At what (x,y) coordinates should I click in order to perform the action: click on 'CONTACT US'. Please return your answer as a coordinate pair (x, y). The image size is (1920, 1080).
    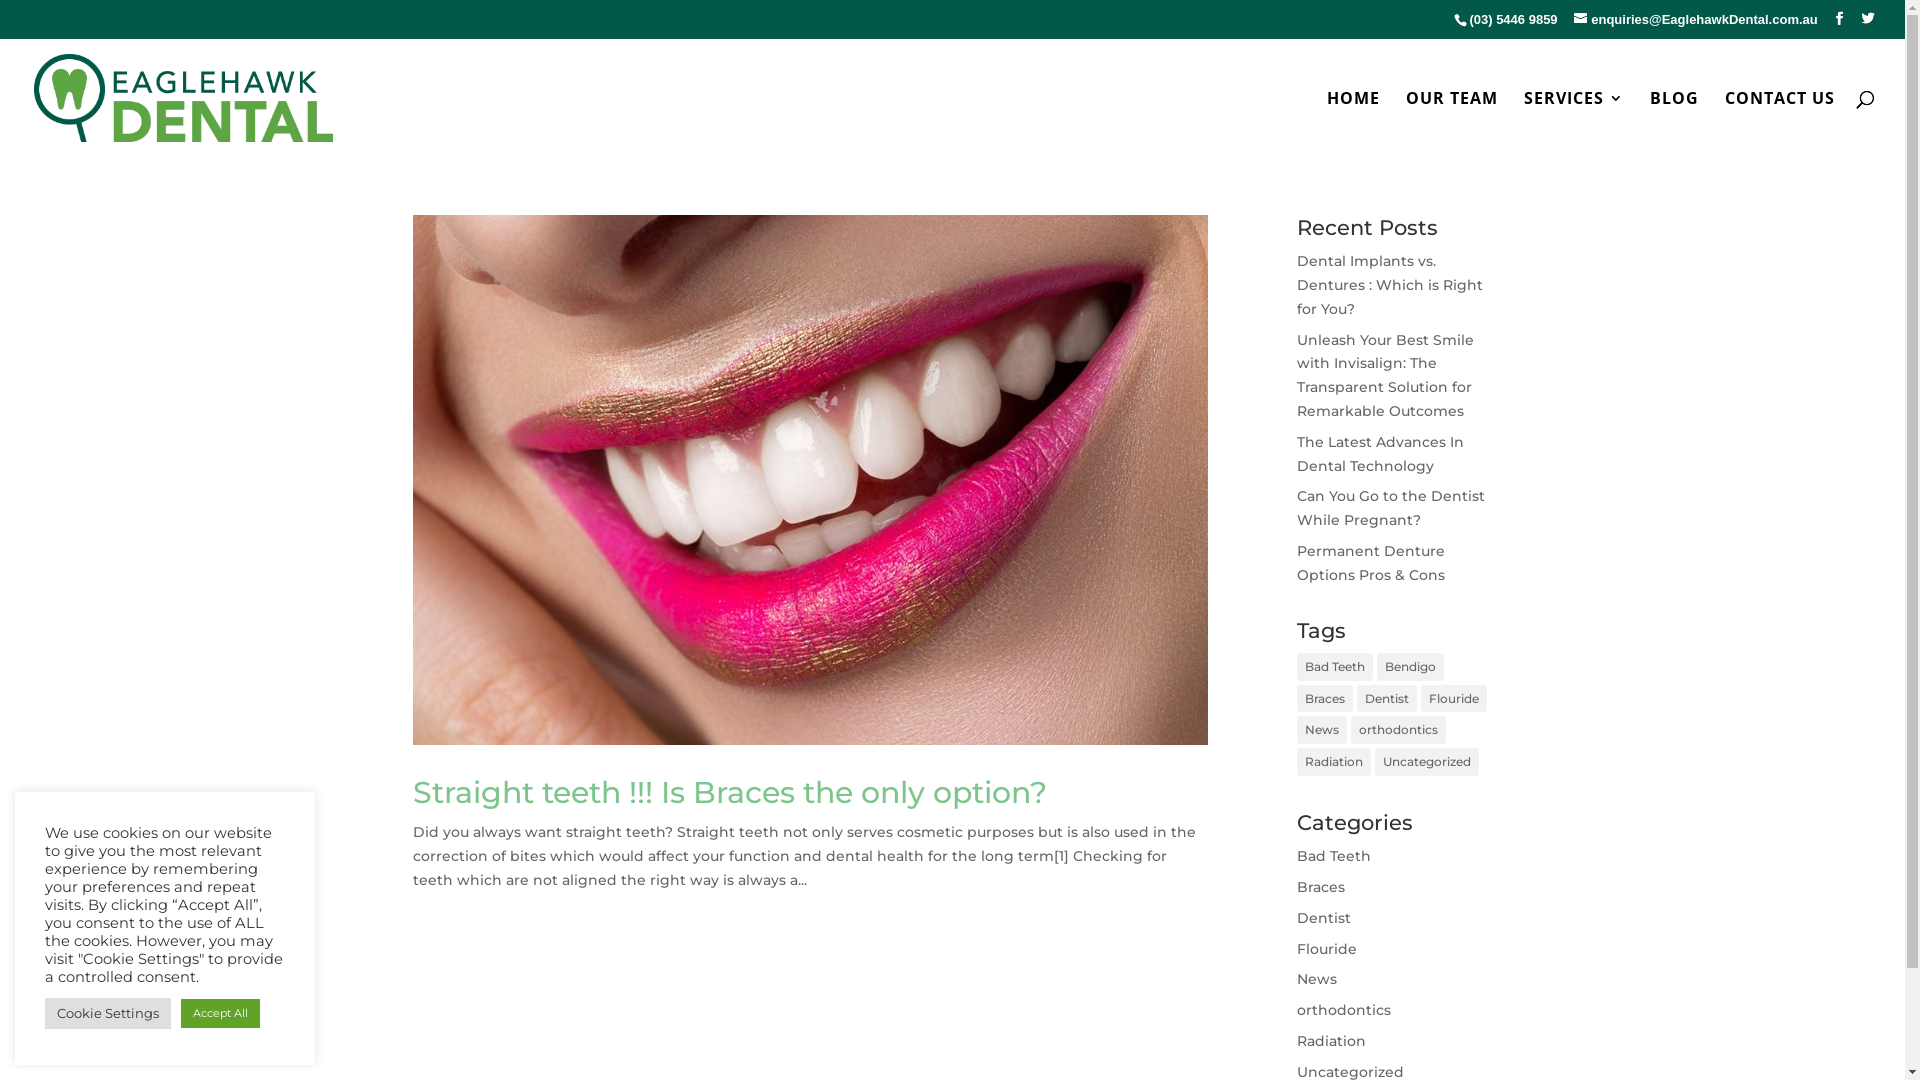
    Looking at the image, I should click on (1780, 123).